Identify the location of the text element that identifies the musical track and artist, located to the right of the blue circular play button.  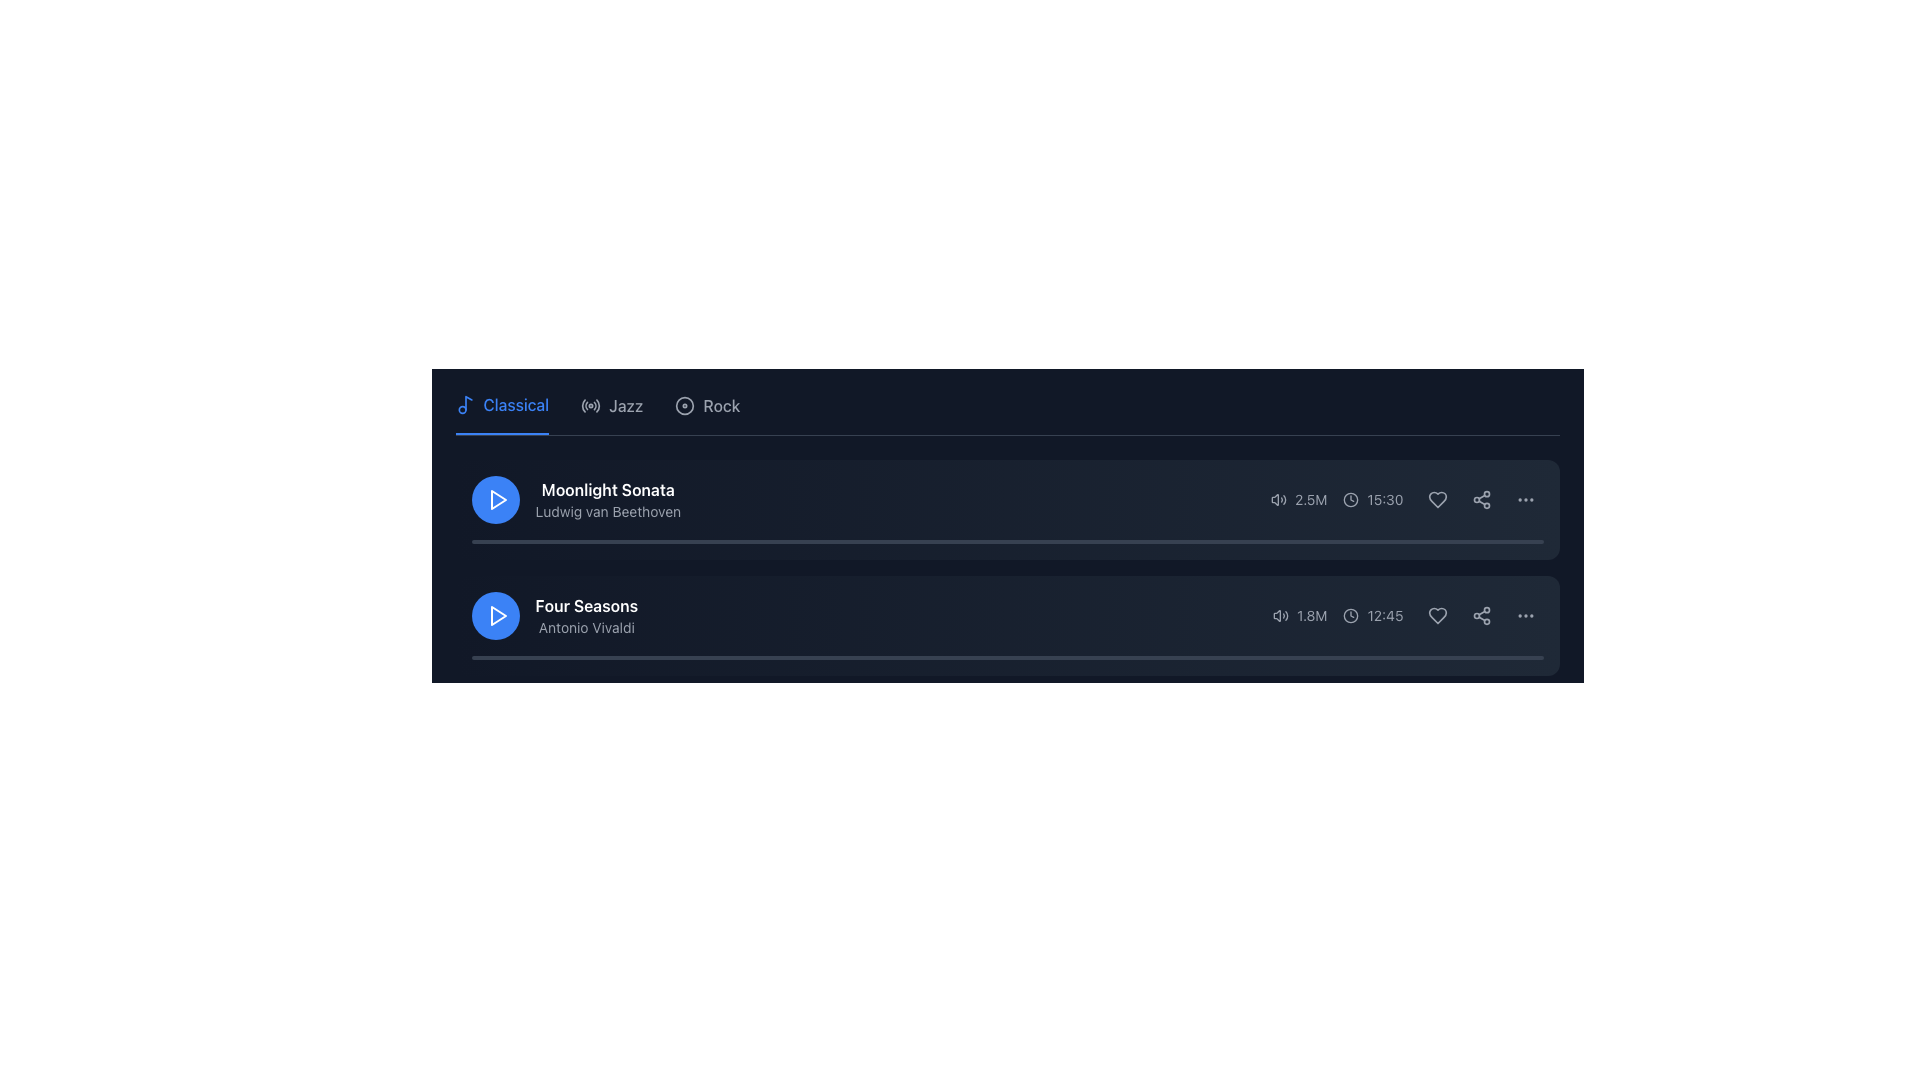
(607, 499).